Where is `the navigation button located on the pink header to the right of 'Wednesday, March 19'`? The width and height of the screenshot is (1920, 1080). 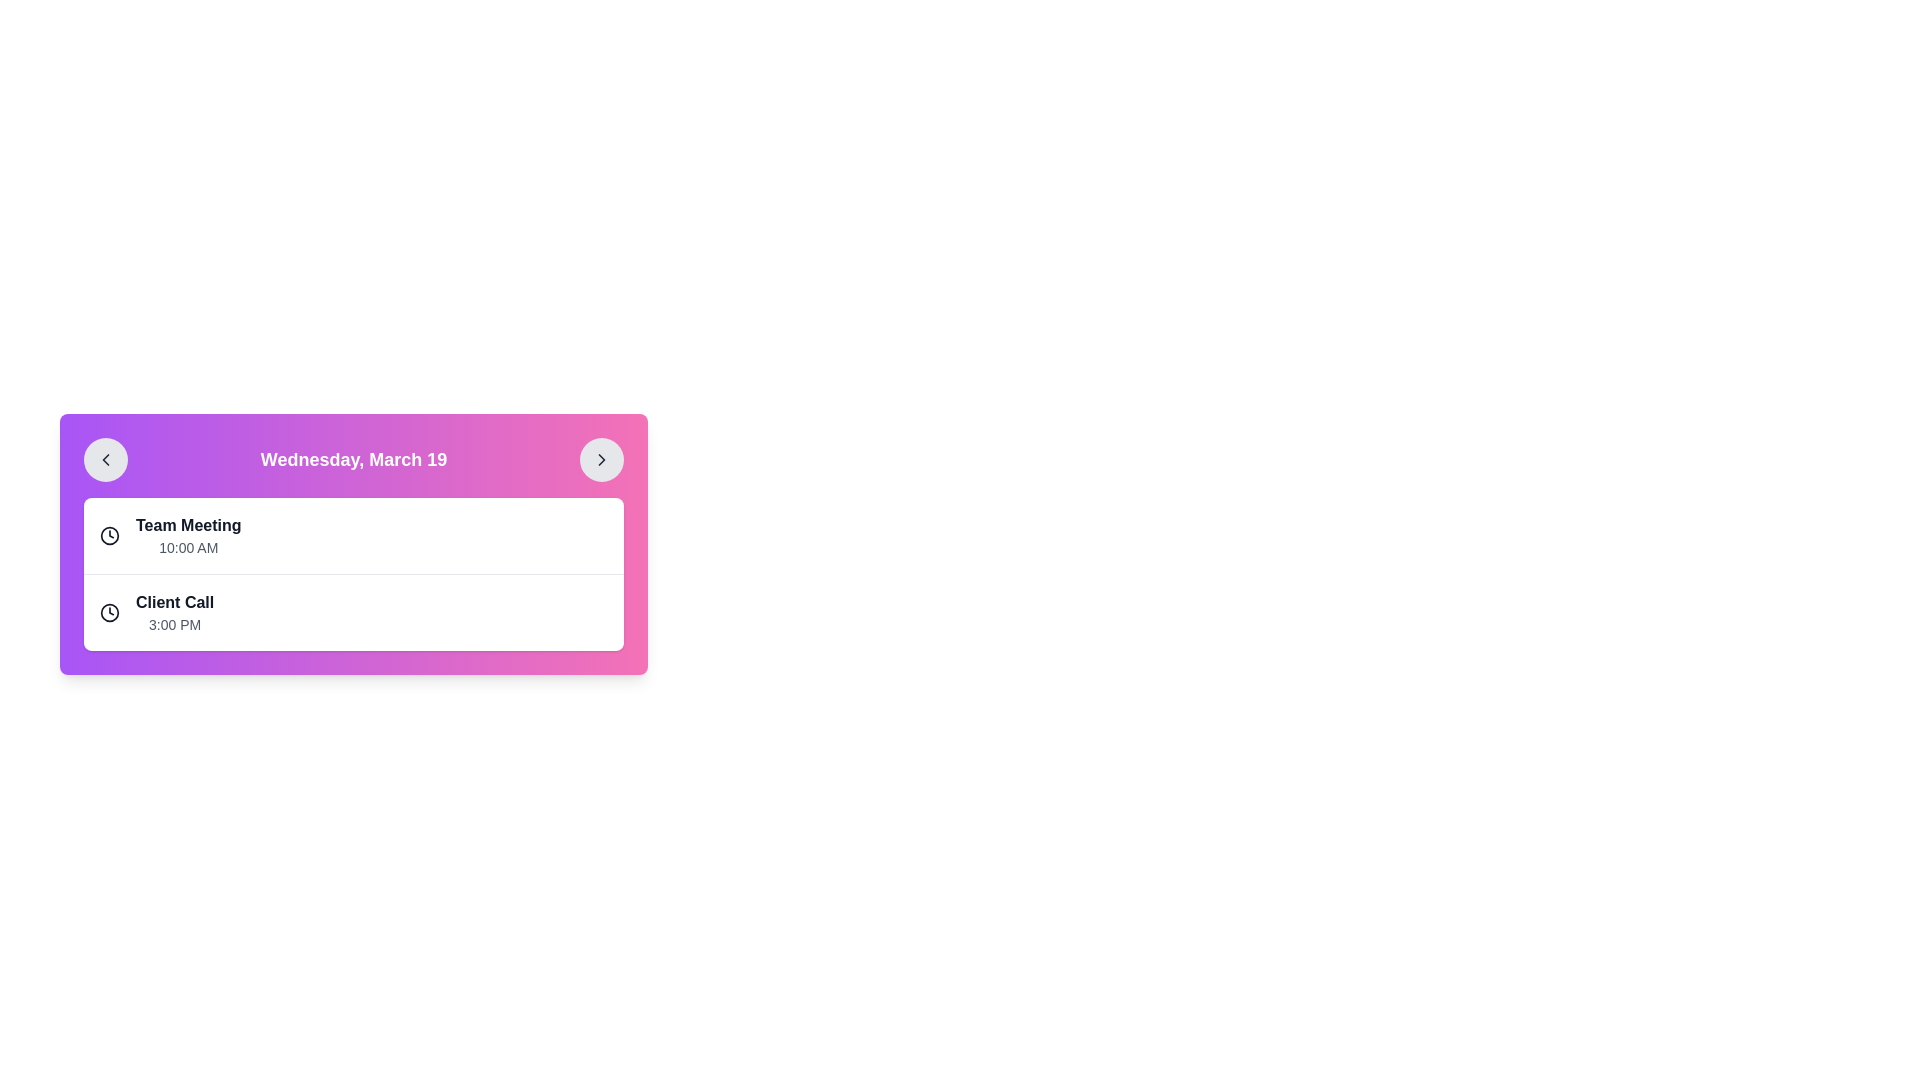 the navigation button located on the pink header to the right of 'Wednesday, March 19' is located at coordinates (600, 459).